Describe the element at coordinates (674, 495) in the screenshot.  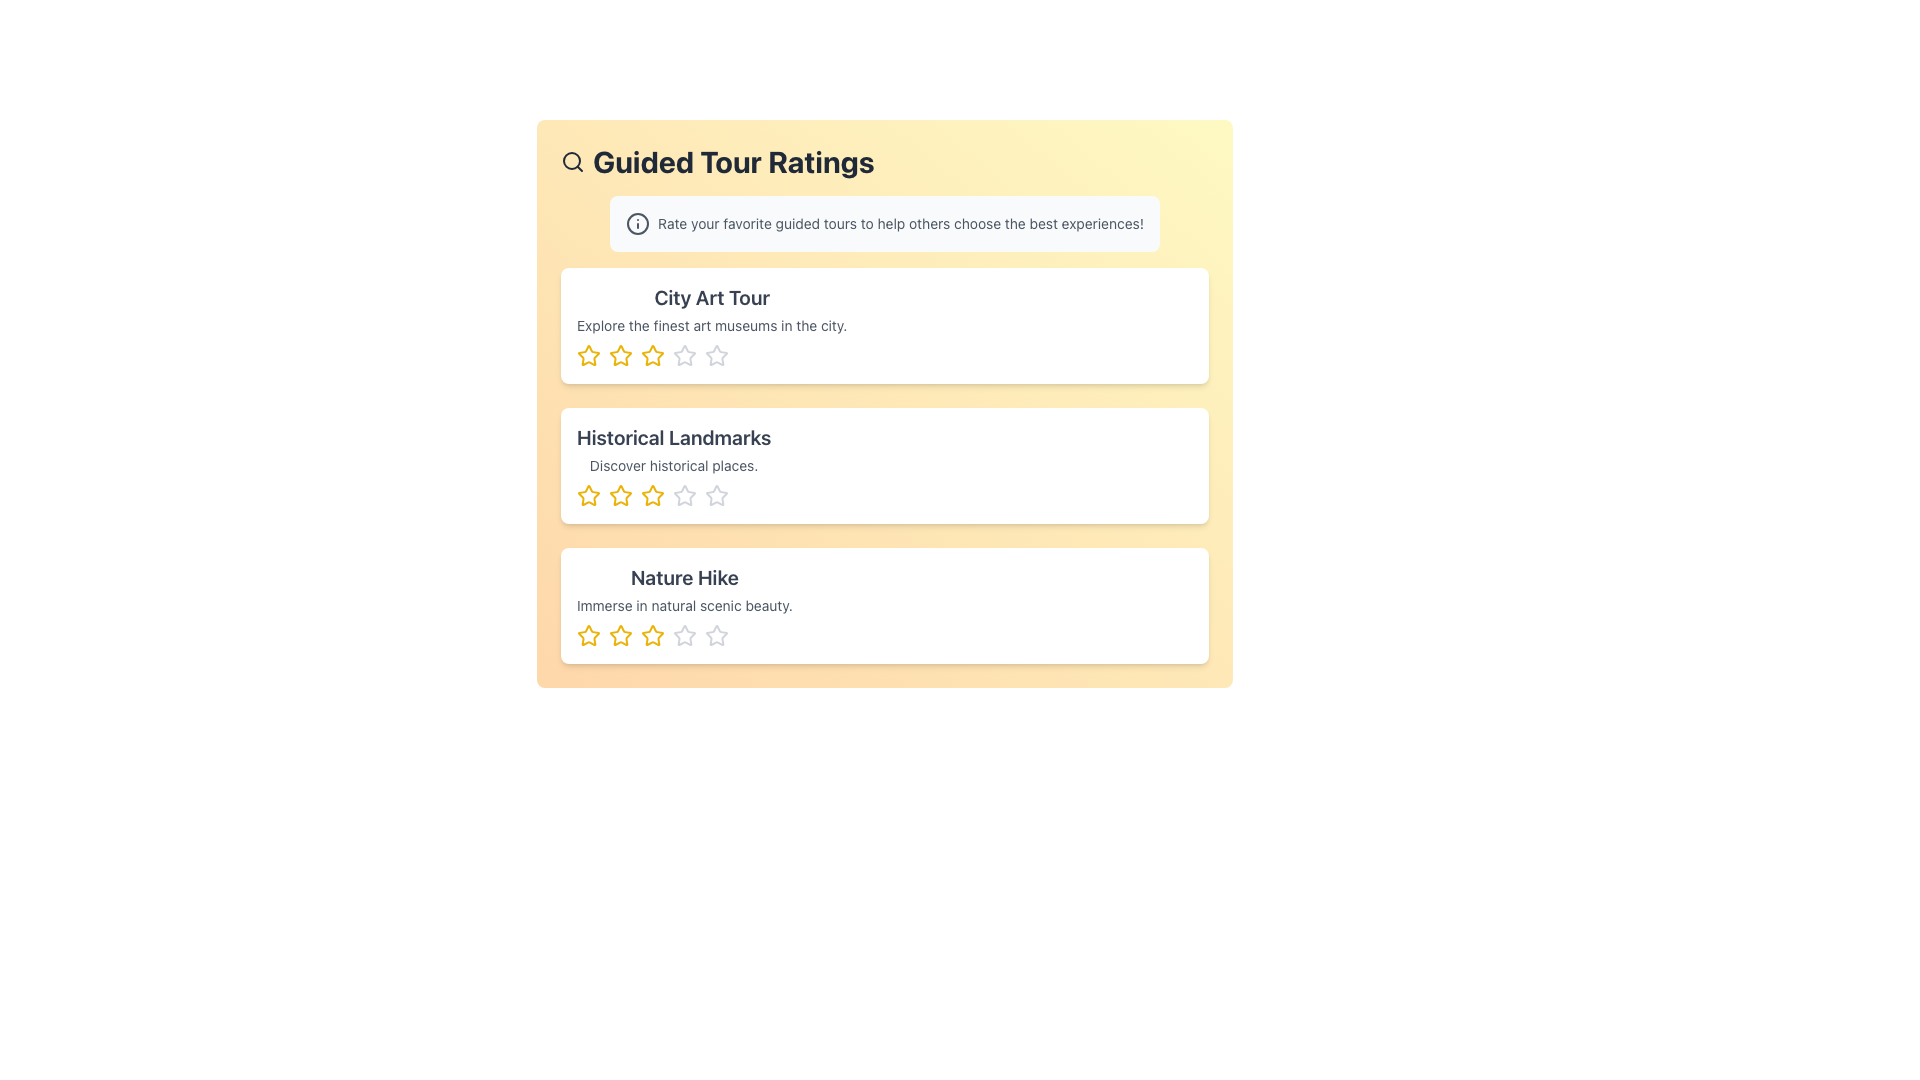
I see `the third star icon in the 'Historical Landmarks' section` at that location.